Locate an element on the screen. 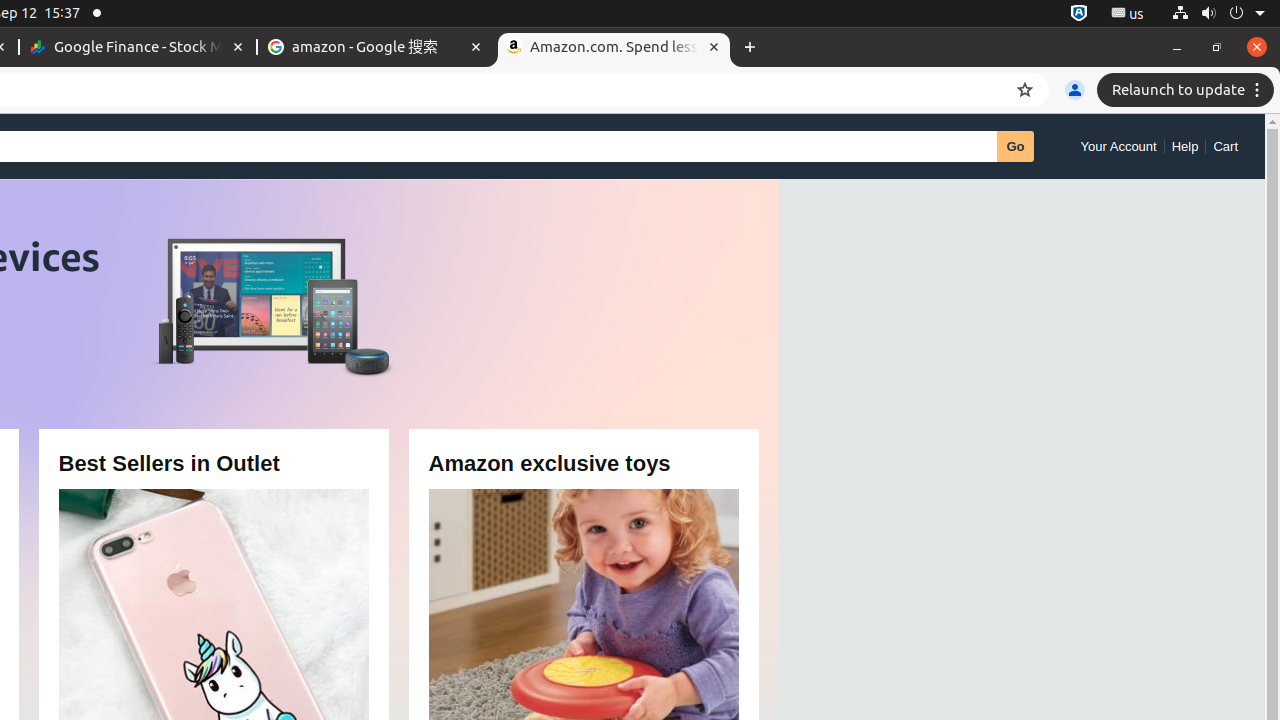 Image resolution: width=1280 pixels, height=720 pixels. 'Relaunch to update' is located at coordinates (1188, 90).